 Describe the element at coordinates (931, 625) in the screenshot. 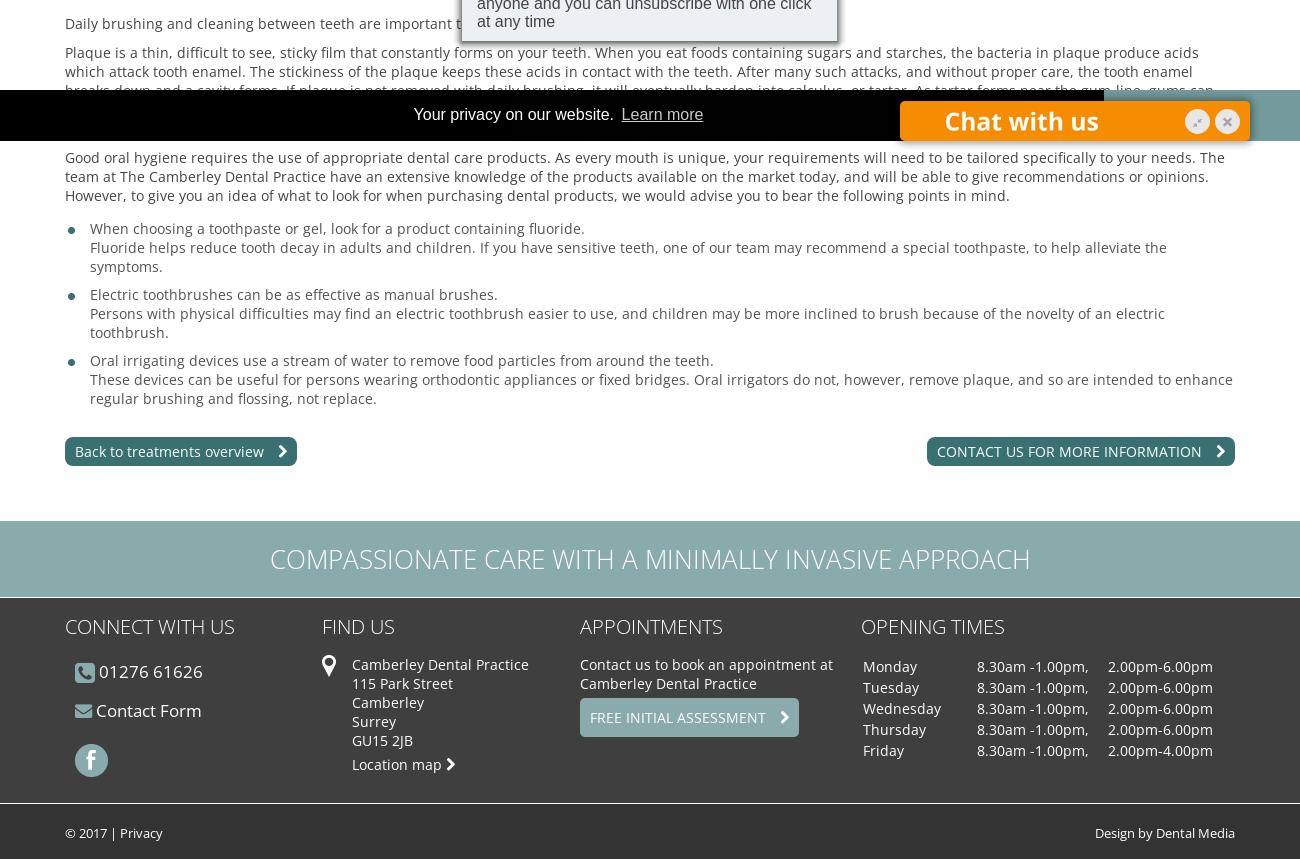

I see `'OPENING TIMES'` at that location.